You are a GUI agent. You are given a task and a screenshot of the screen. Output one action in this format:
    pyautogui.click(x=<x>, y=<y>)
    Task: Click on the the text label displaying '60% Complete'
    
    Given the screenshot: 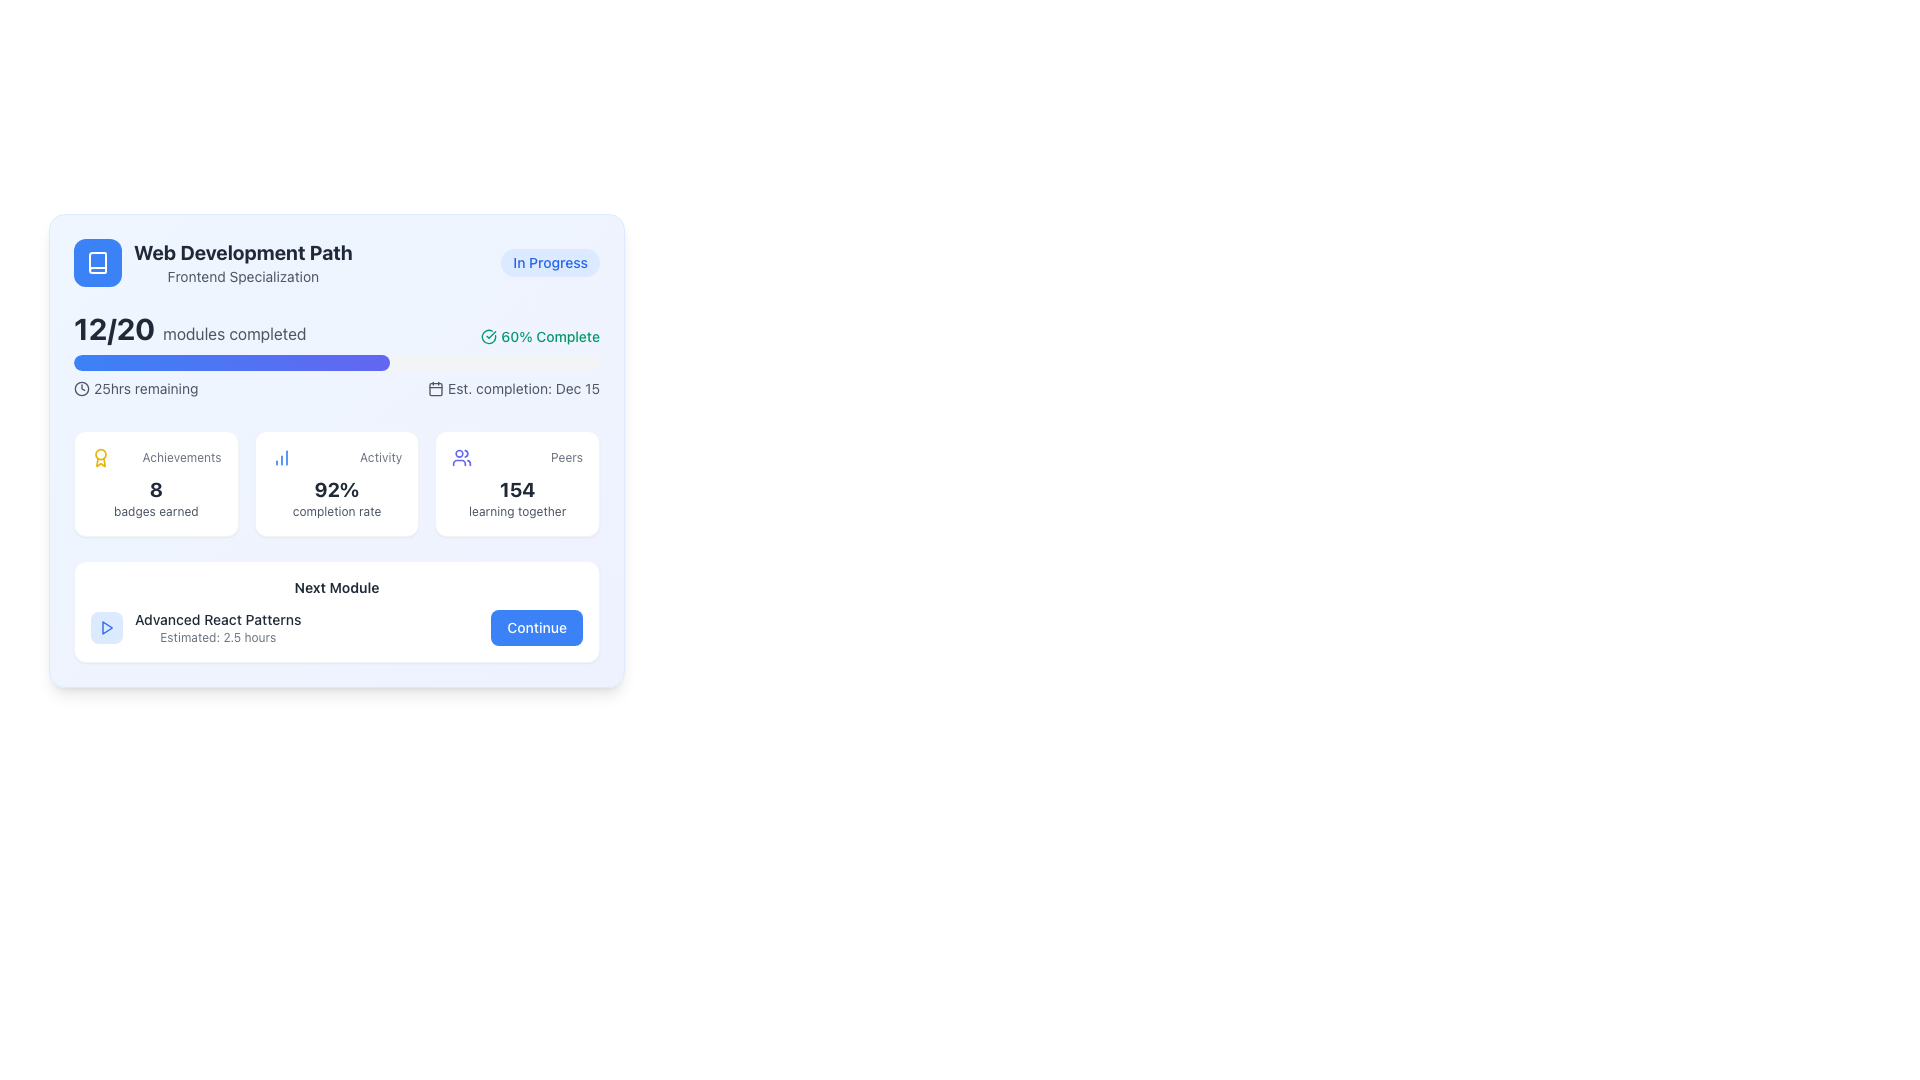 What is the action you would take?
    pyautogui.click(x=550, y=335)
    